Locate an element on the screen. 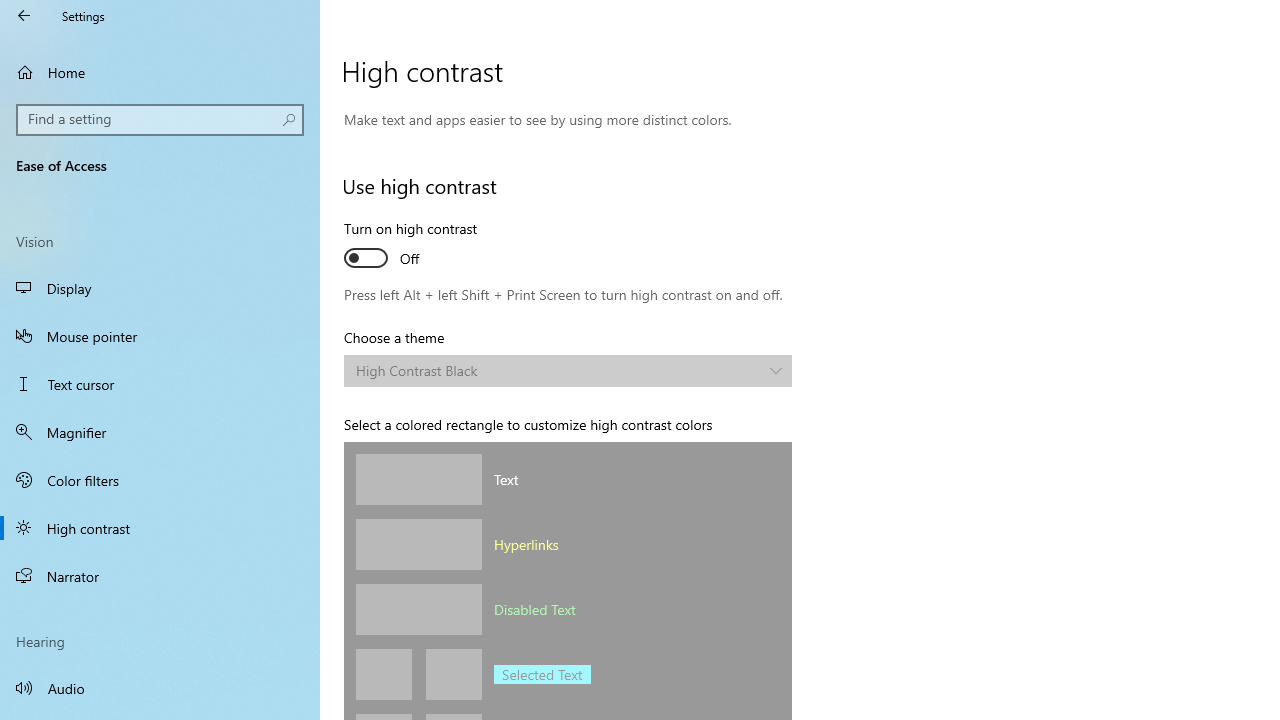 This screenshot has width=1280, height=720. 'Text color' is located at coordinates (417, 479).